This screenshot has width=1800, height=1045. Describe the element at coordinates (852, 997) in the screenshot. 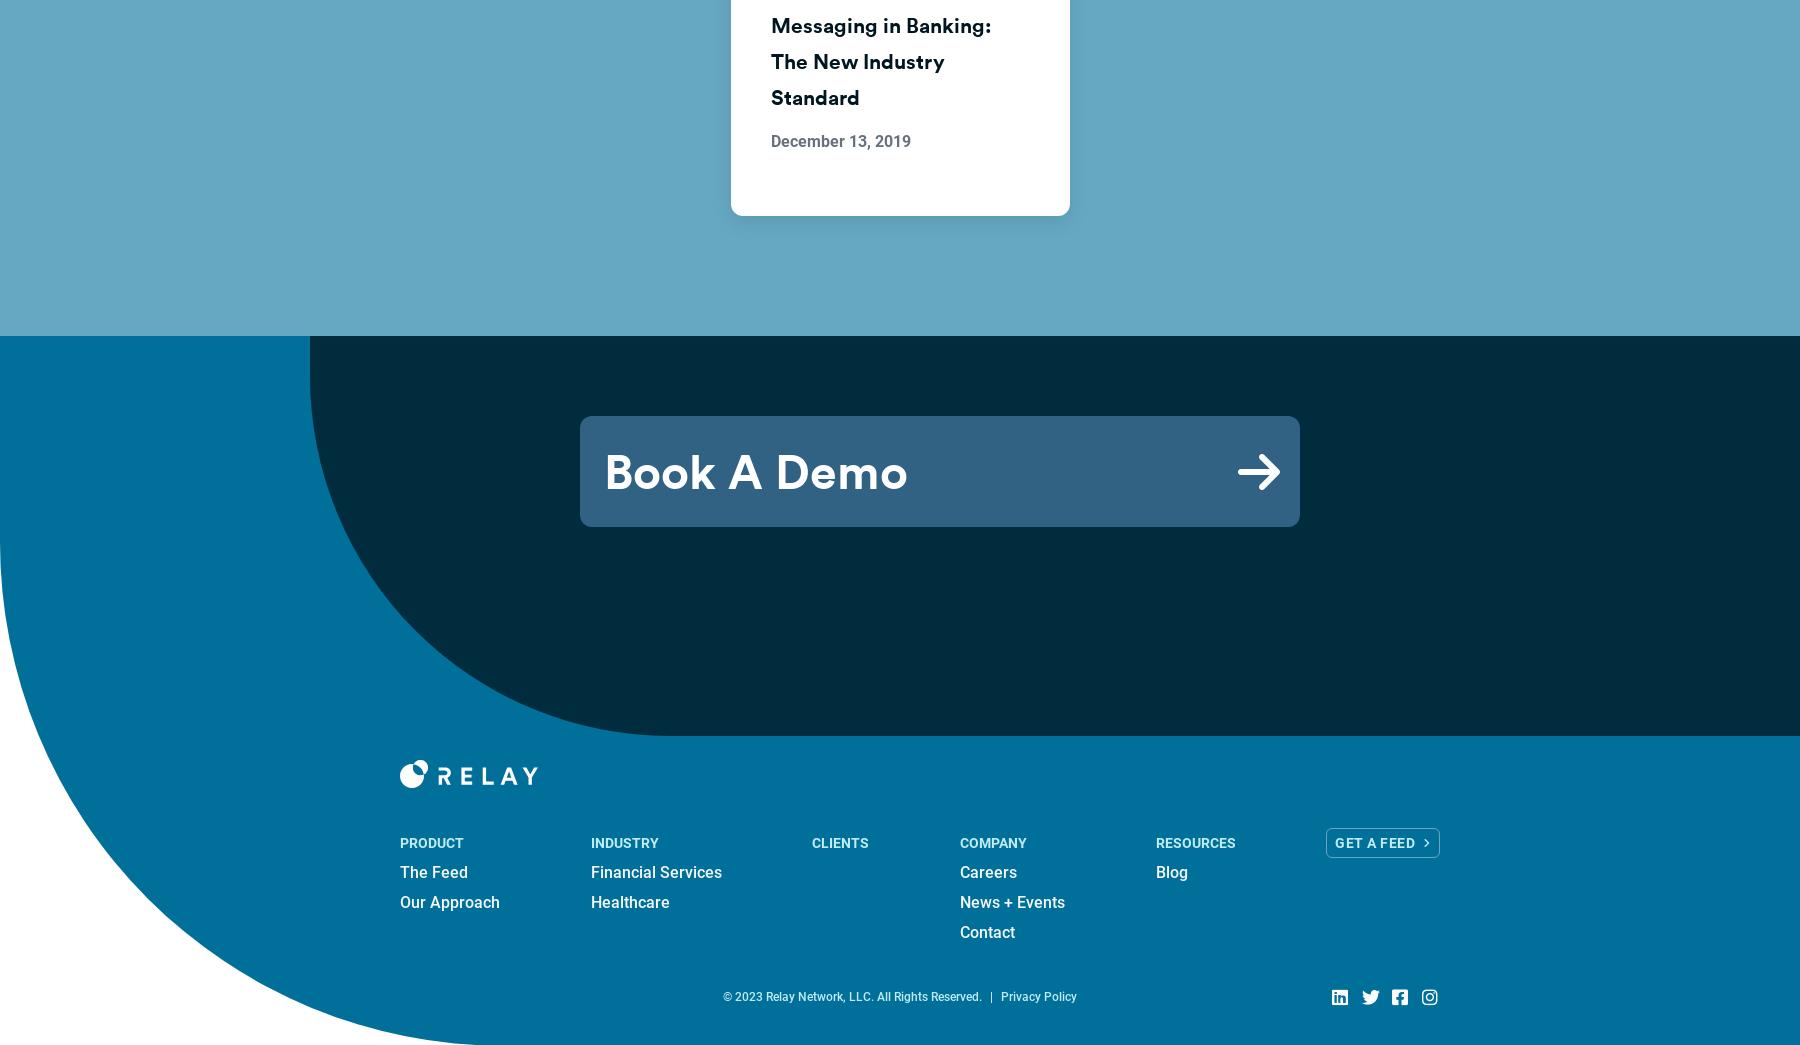

I see `'© 2023 Relay Network, LLC. All Rights Reserved.'` at that location.